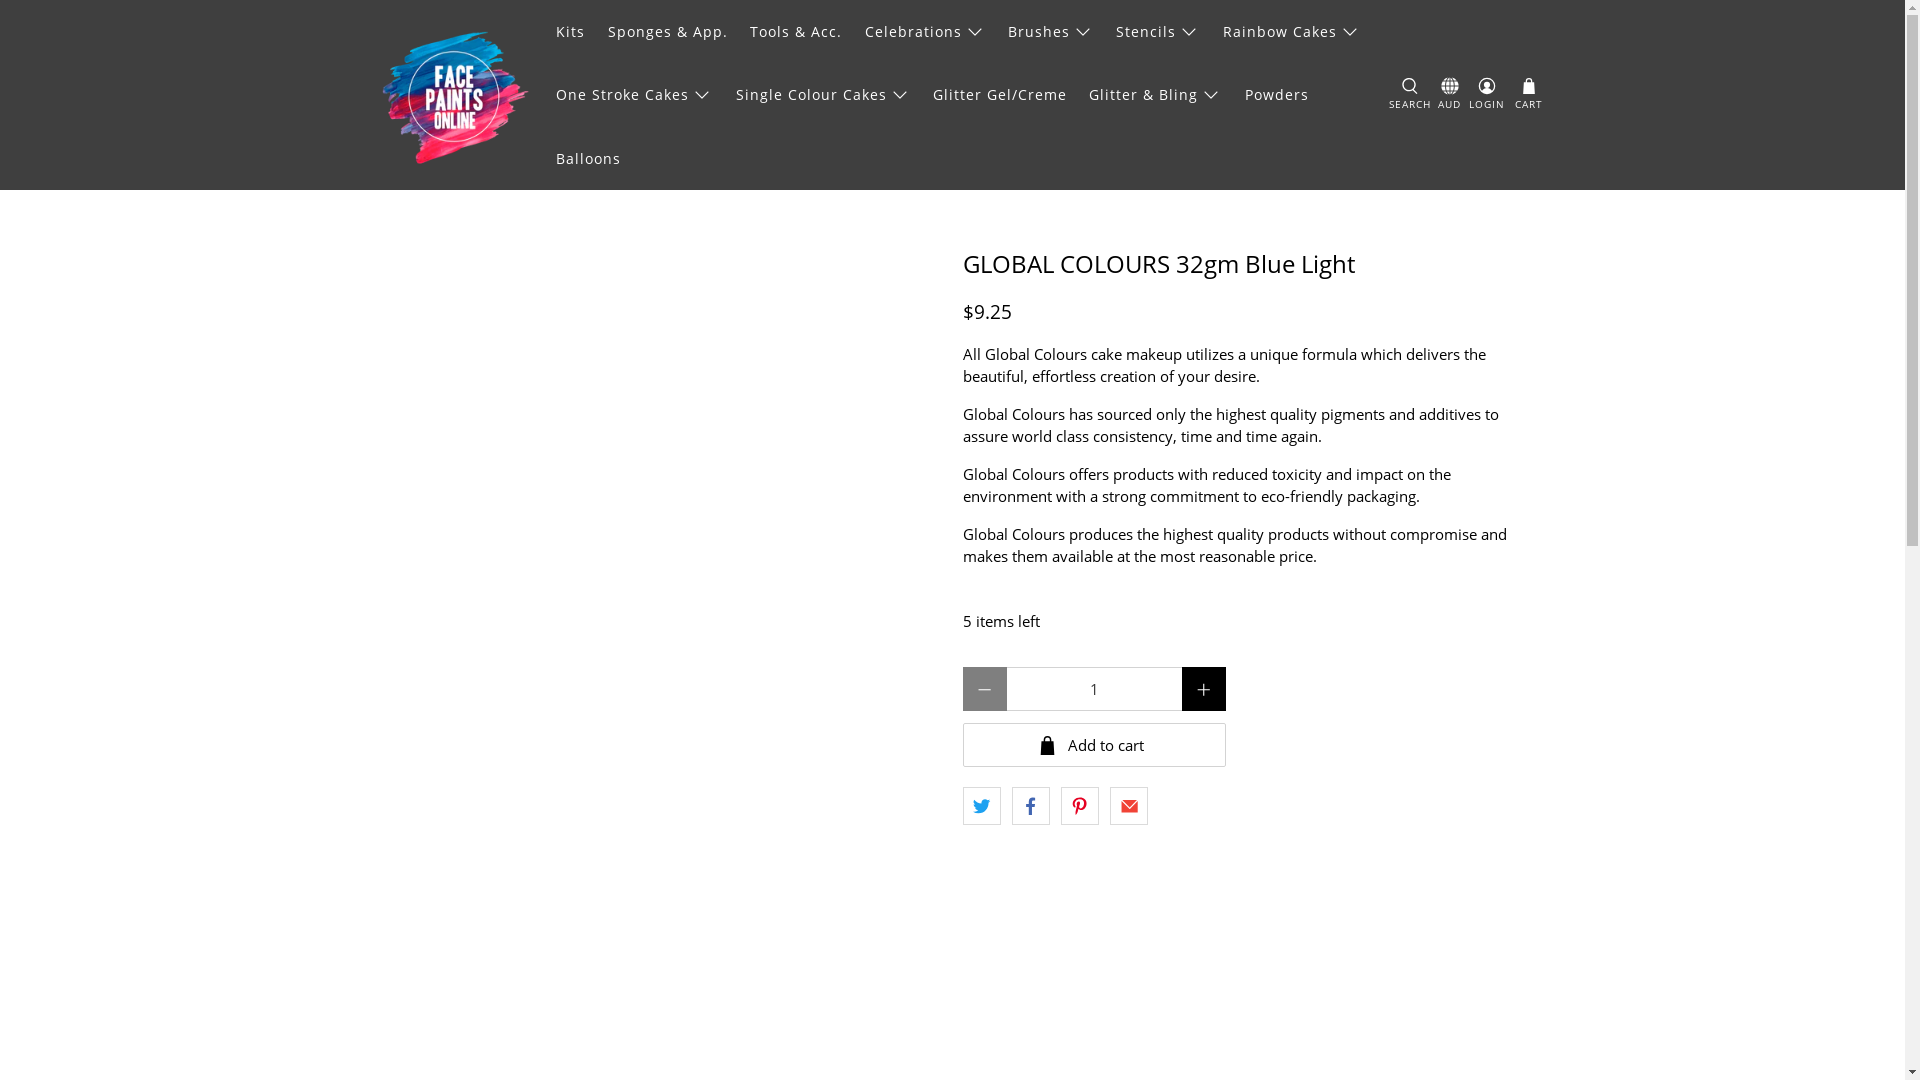 The height and width of the screenshot is (1080, 1920). What do you see at coordinates (1012, 805) in the screenshot?
I see `'Share this on Facebook'` at bounding box center [1012, 805].